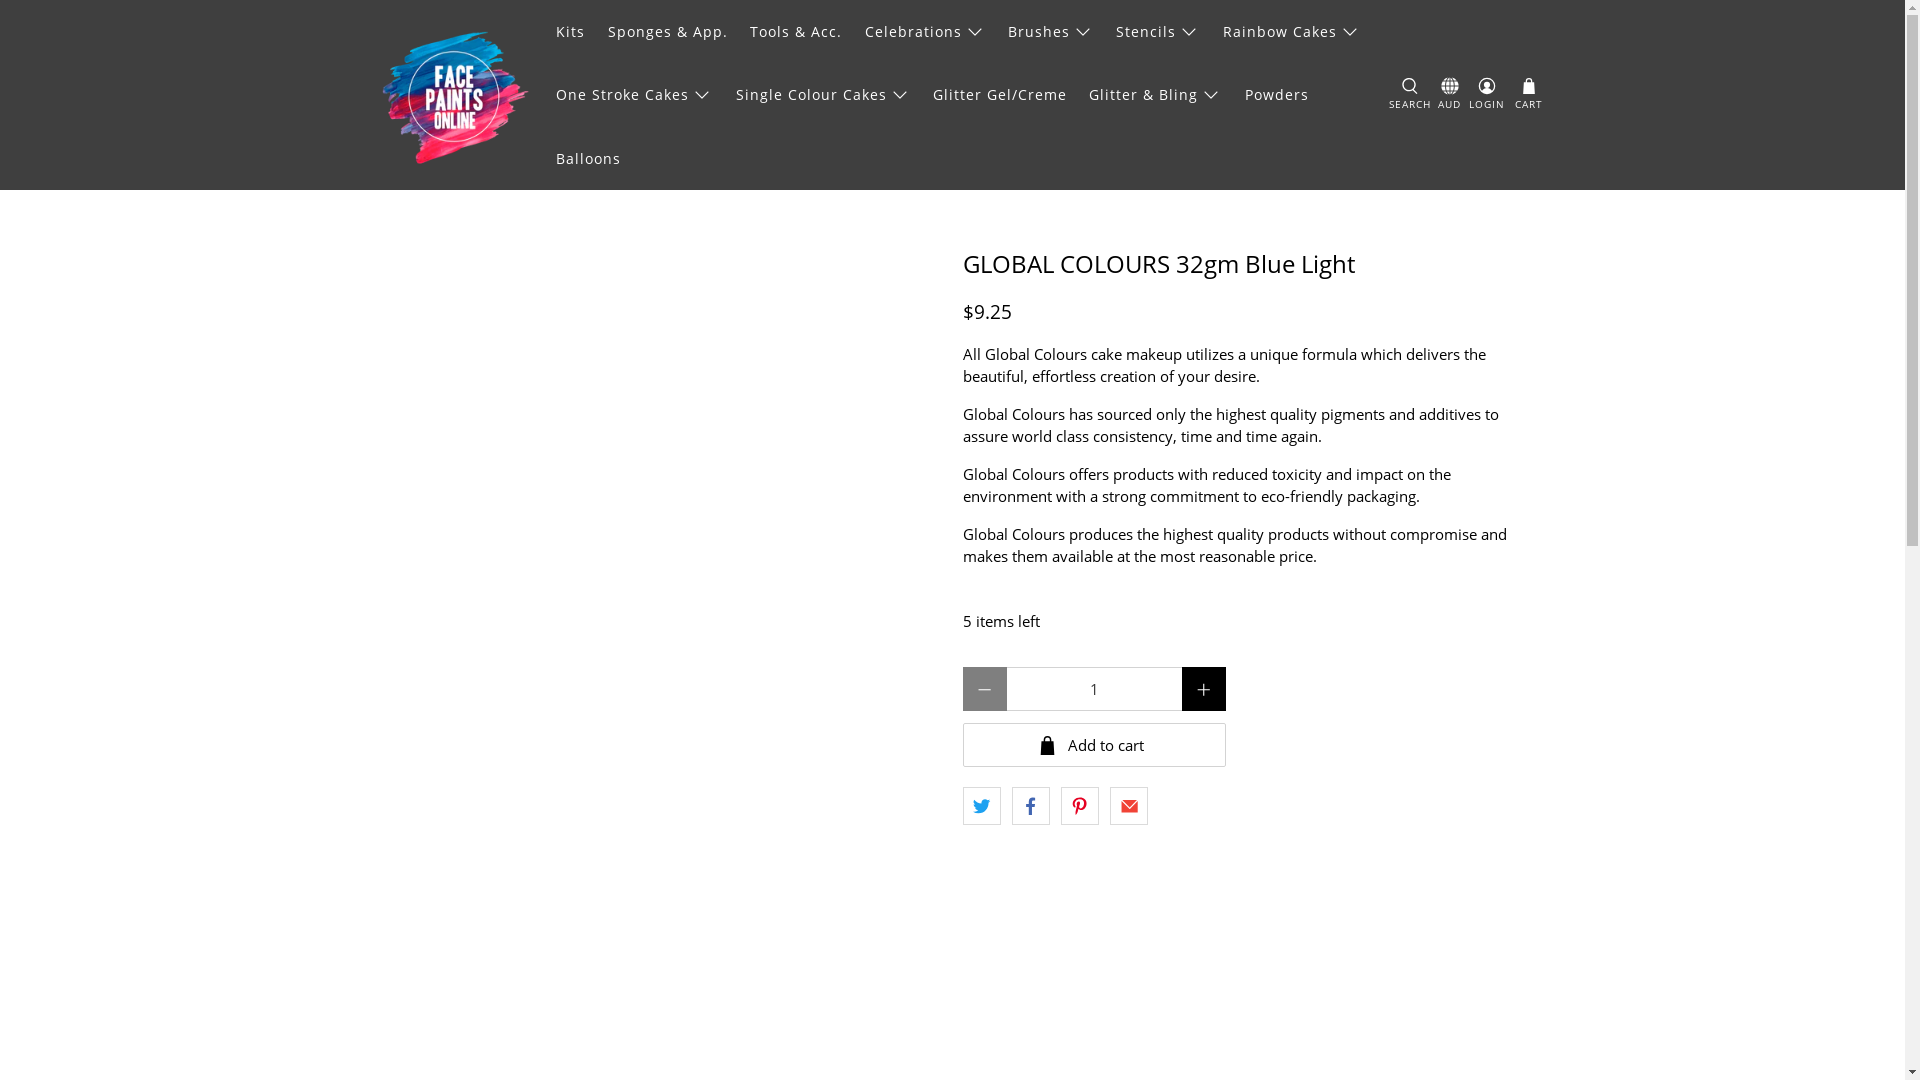 The height and width of the screenshot is (1080, 1920). What do you see at coordinates (1012, 805) in the screenshot?
I see `'Share this on Facebook'` at bounding box center [1012, 805].